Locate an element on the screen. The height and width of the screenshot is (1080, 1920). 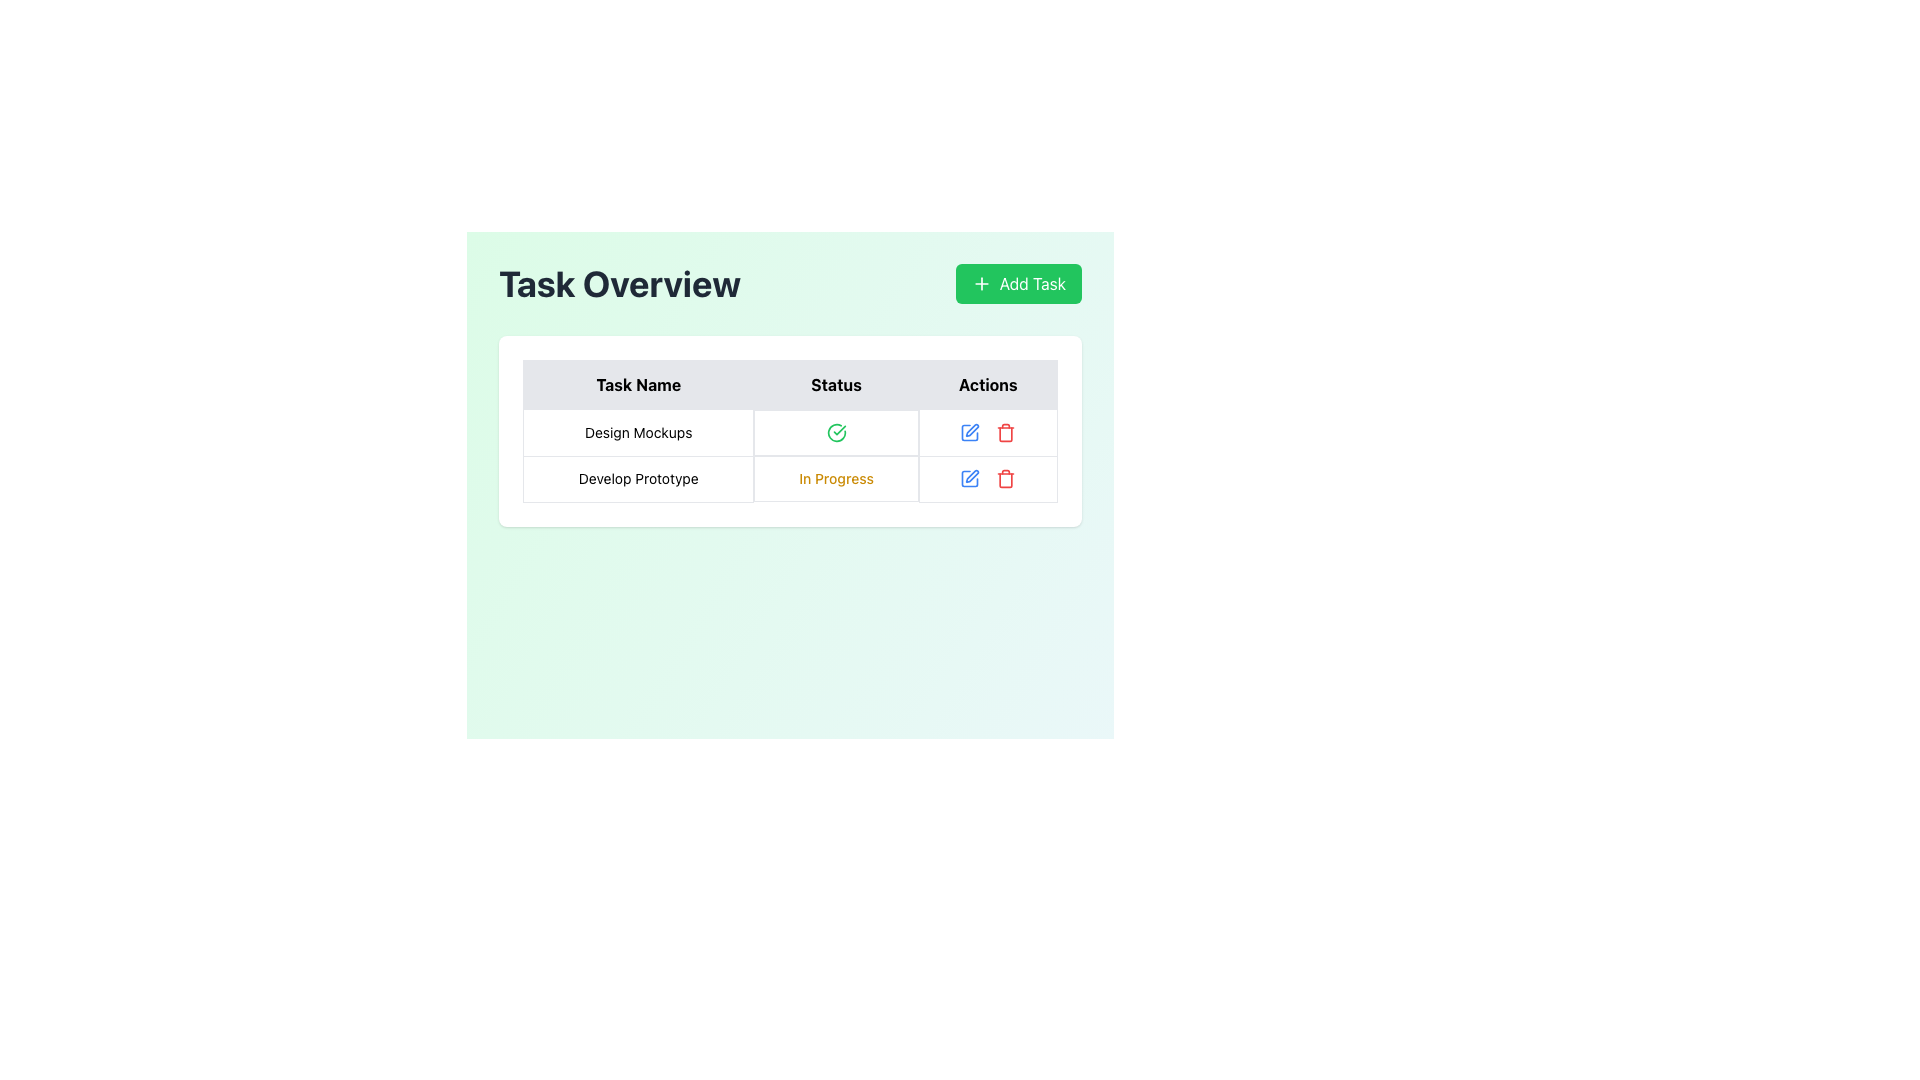
the blue pen icon in the Actions column under the row labeled 'Develop Prototype' to initiate editing is located at coordinates (969, 478).